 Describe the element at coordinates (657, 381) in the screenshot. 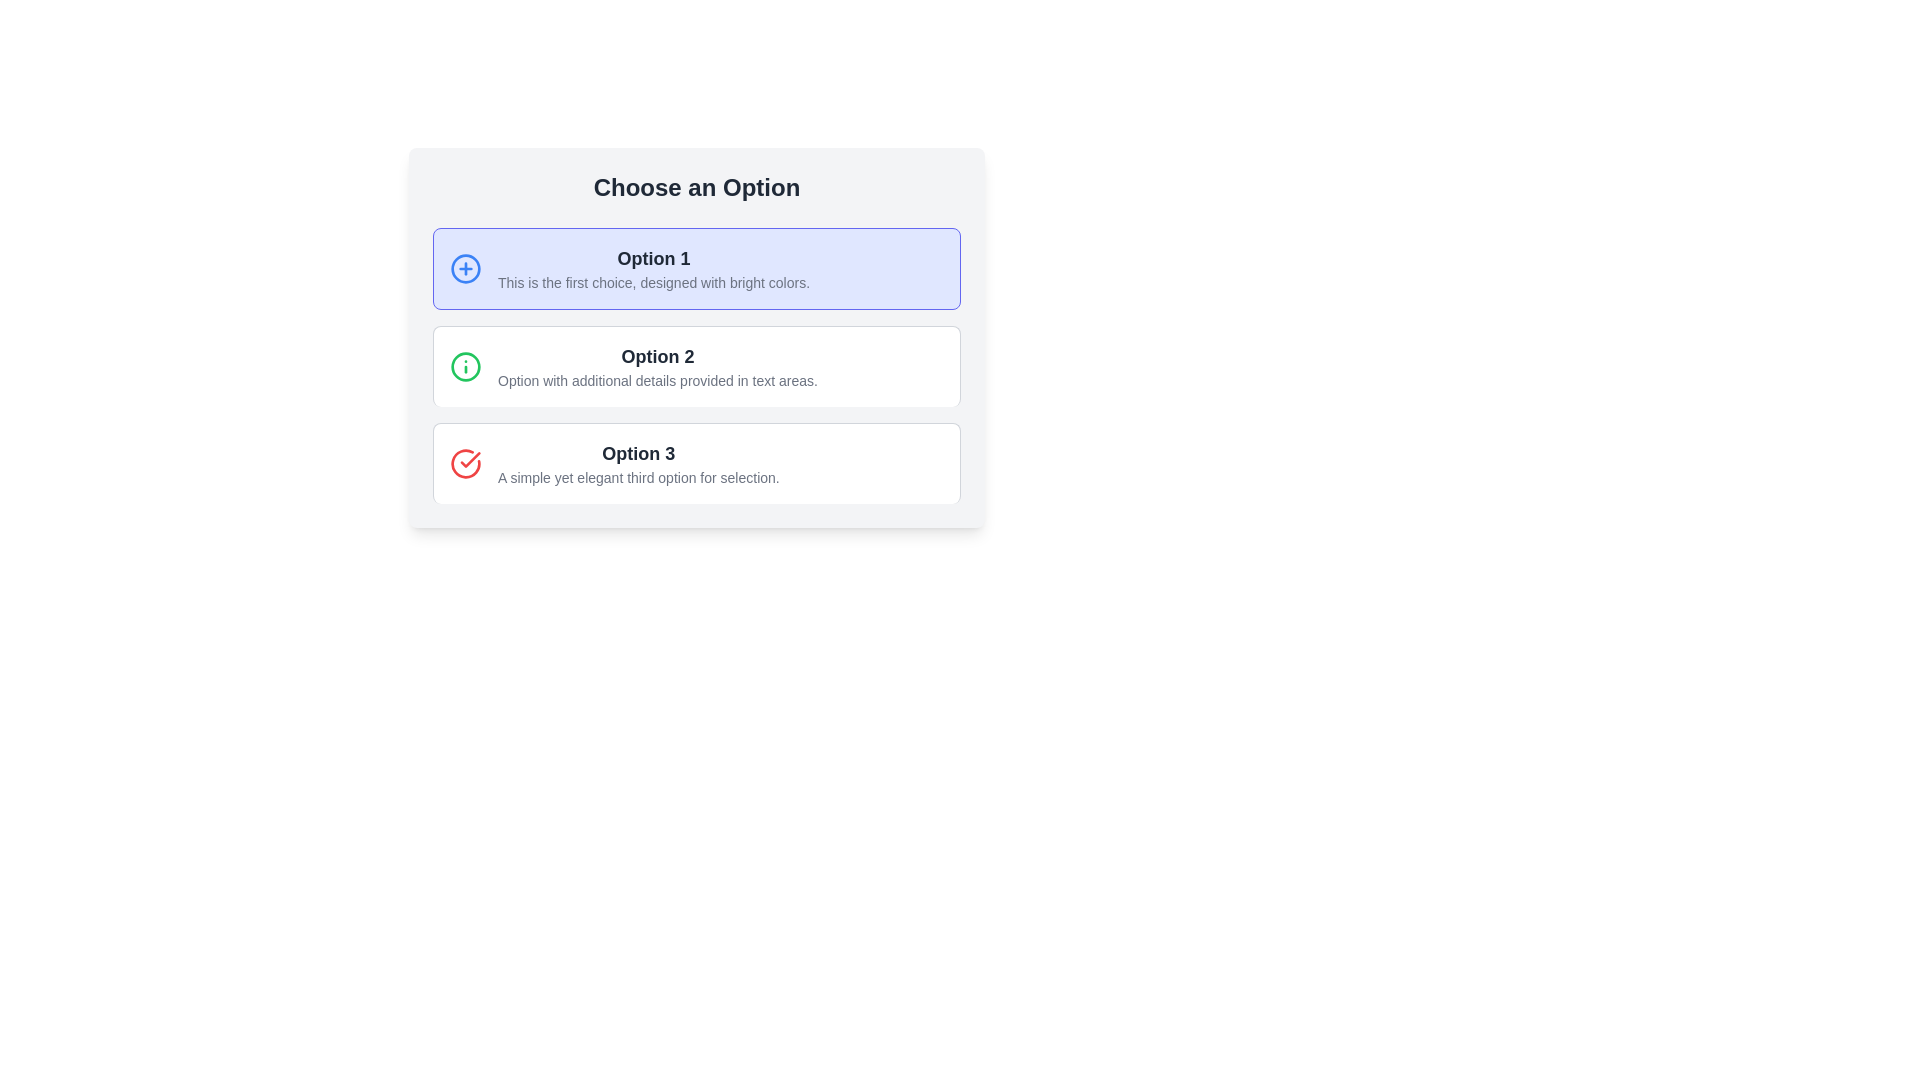

I see `the text label that provides additional explanation for 'Option 2', located below the 'Option 2' heading and to the right of the illustrative icon` at that location.